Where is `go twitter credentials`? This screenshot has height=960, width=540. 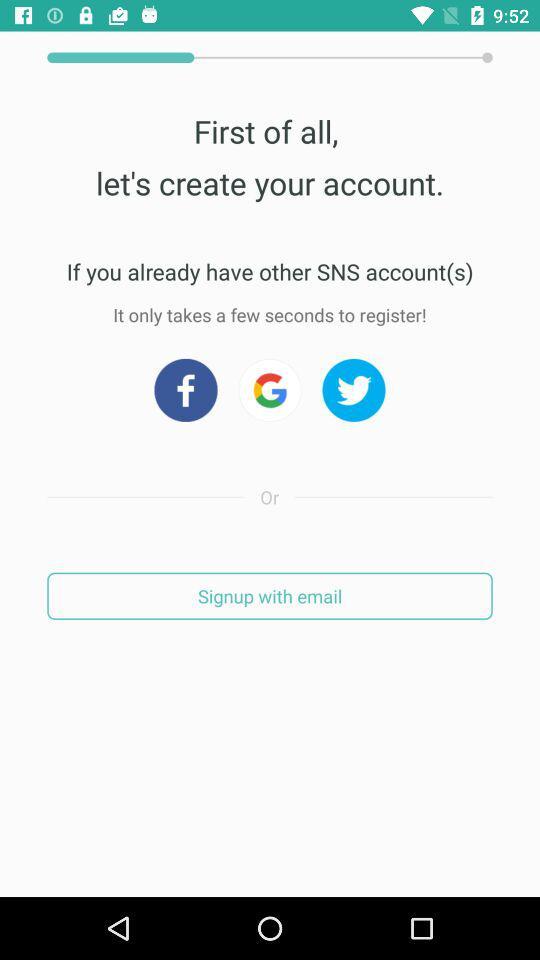
go twitter credentials is located at coordinates (353, 389).